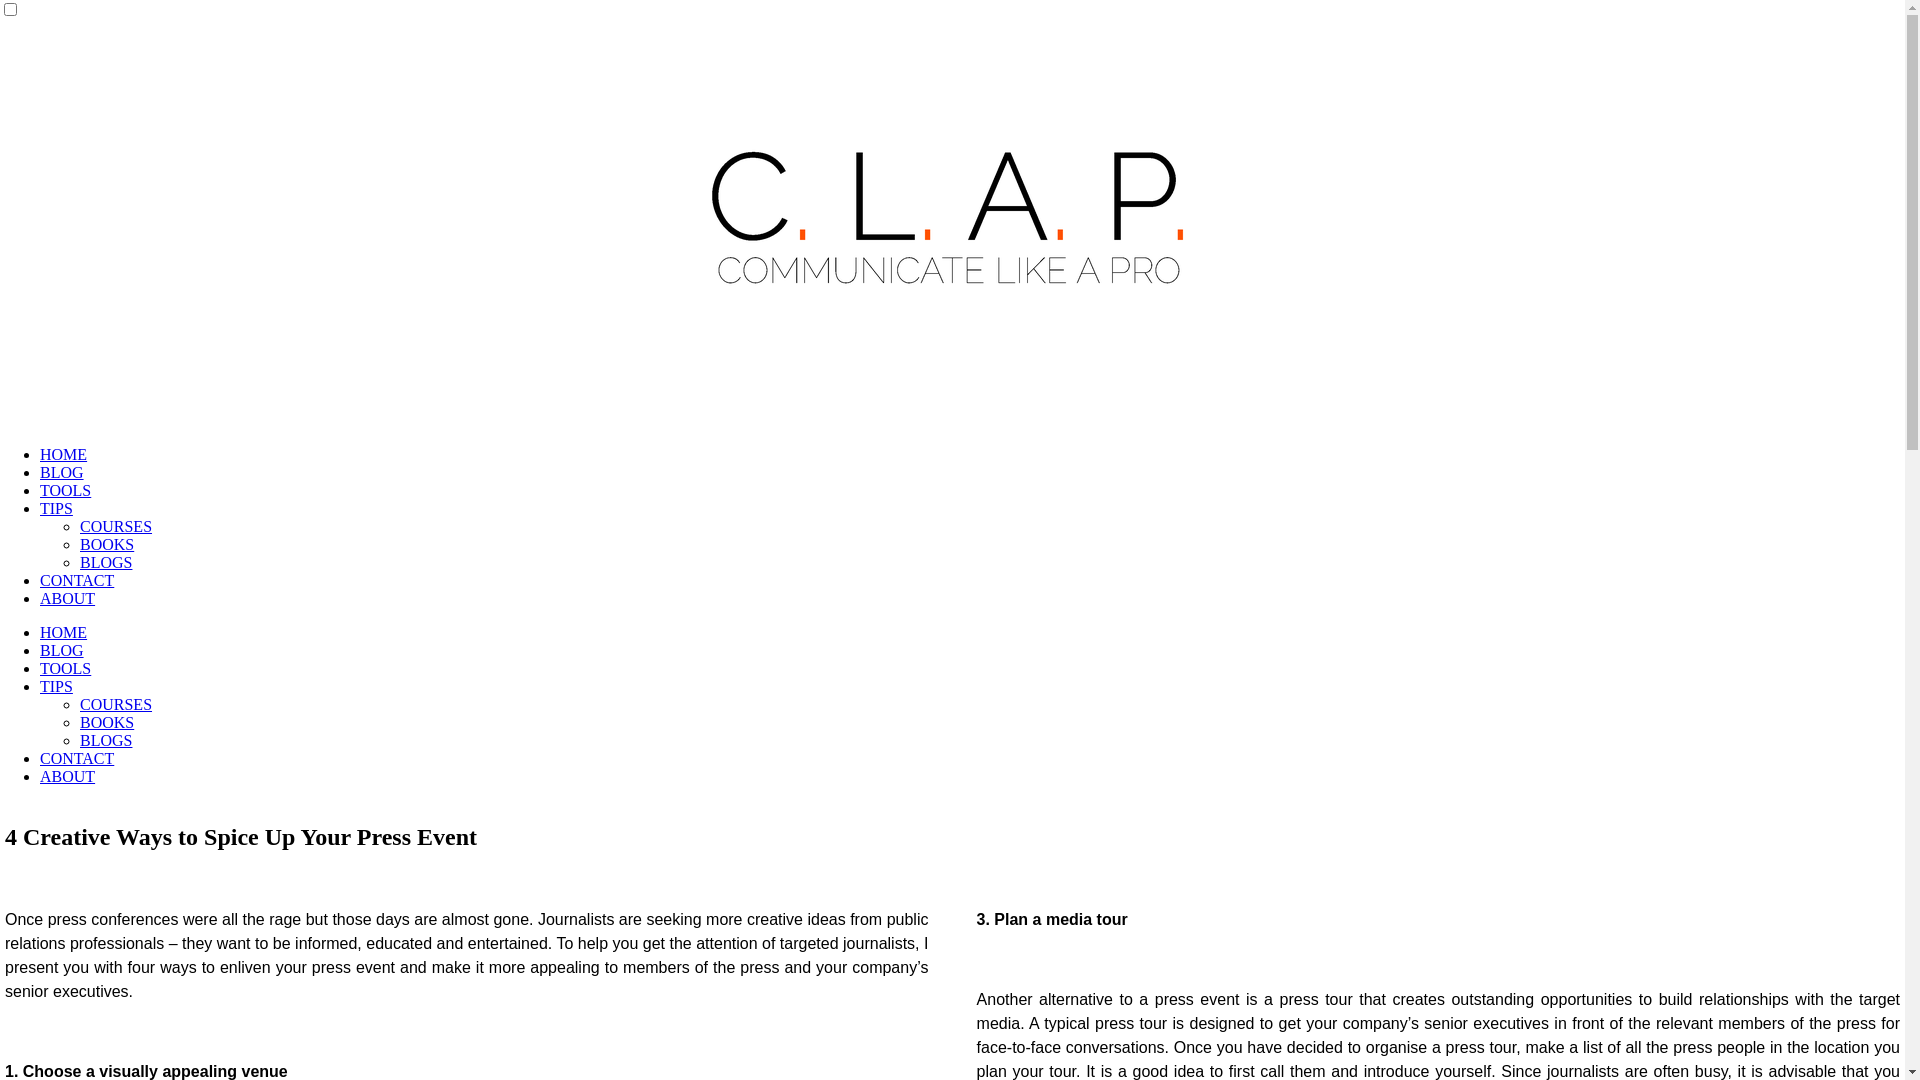 The height and width of the screenshot is (1080, 1920). What do you see at coordinates (56, 507) in the screenshot?
I see `'TIPS'` at bounding box center [56, 507].